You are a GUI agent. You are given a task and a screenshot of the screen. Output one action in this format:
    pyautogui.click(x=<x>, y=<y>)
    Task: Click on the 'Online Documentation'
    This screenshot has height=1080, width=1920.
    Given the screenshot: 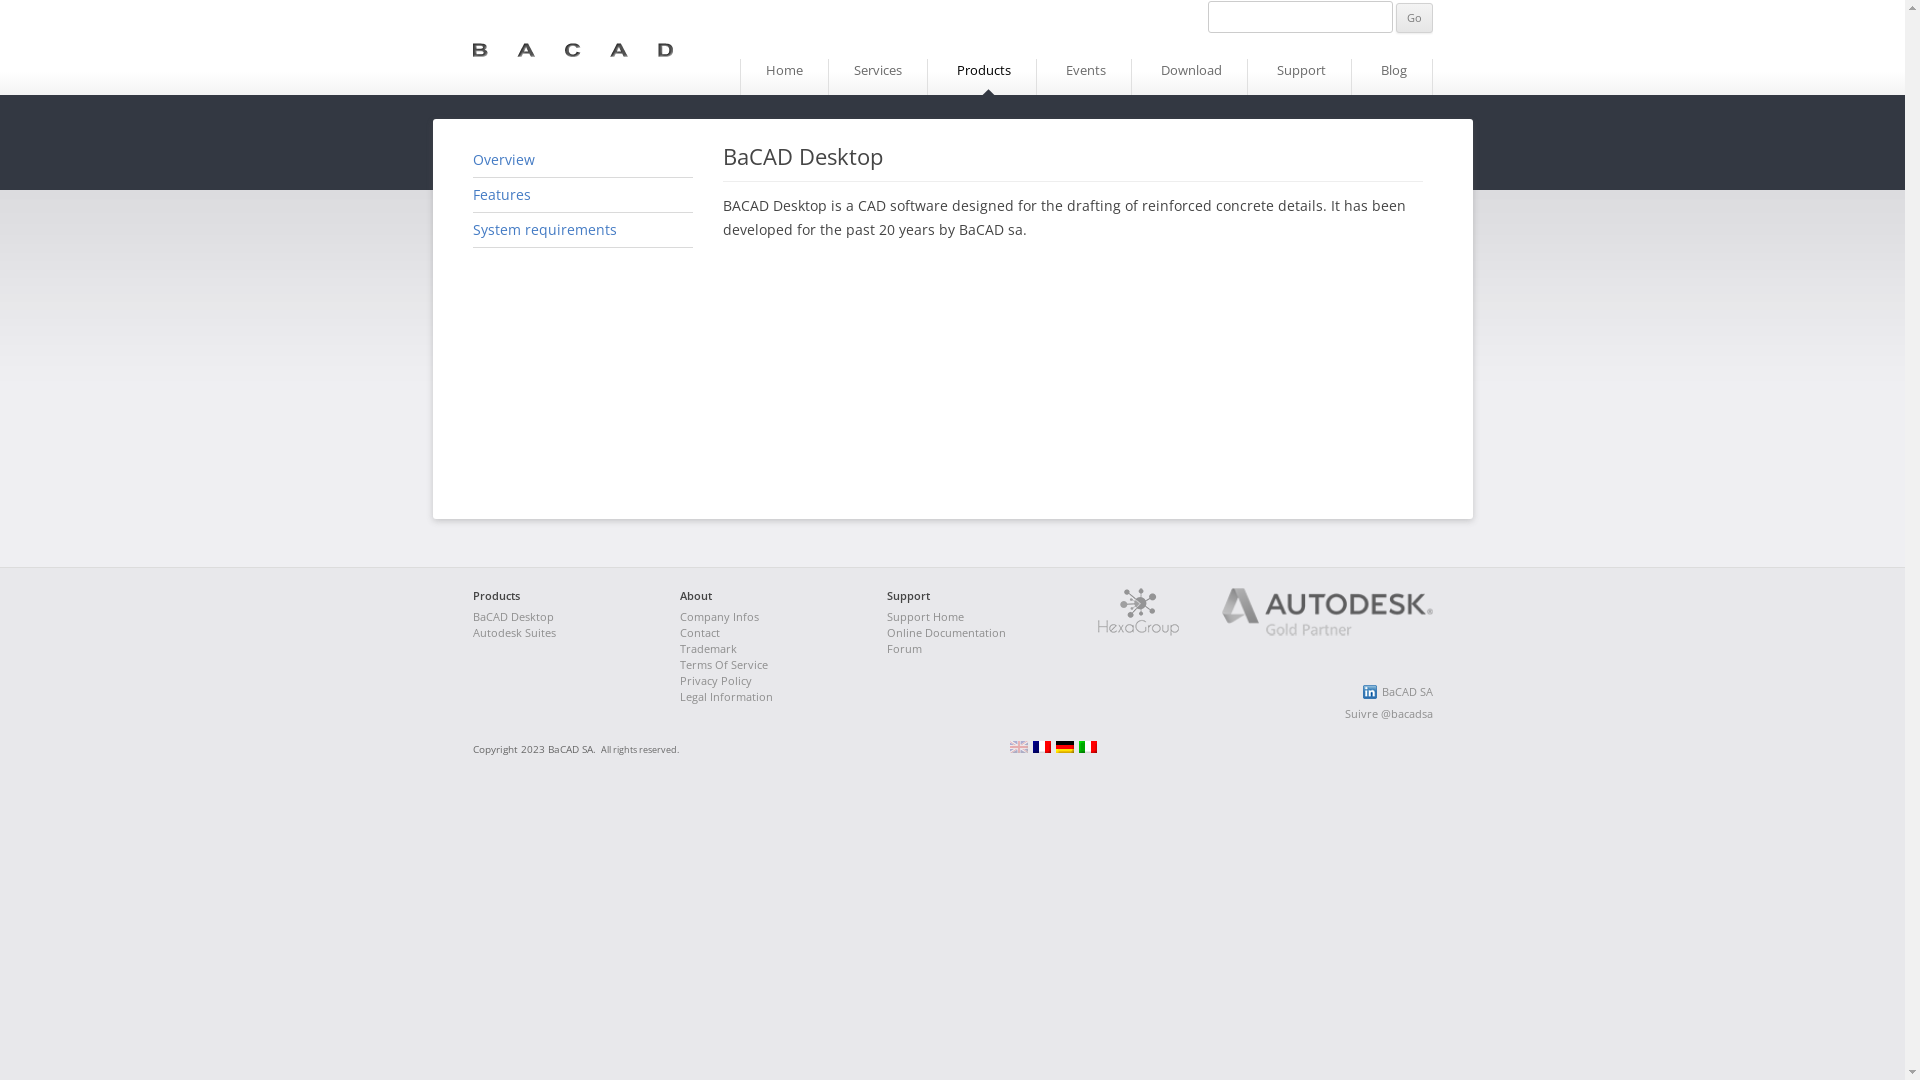 What is the action you would take?
    pyautogui.click(x=945, y=632)
    